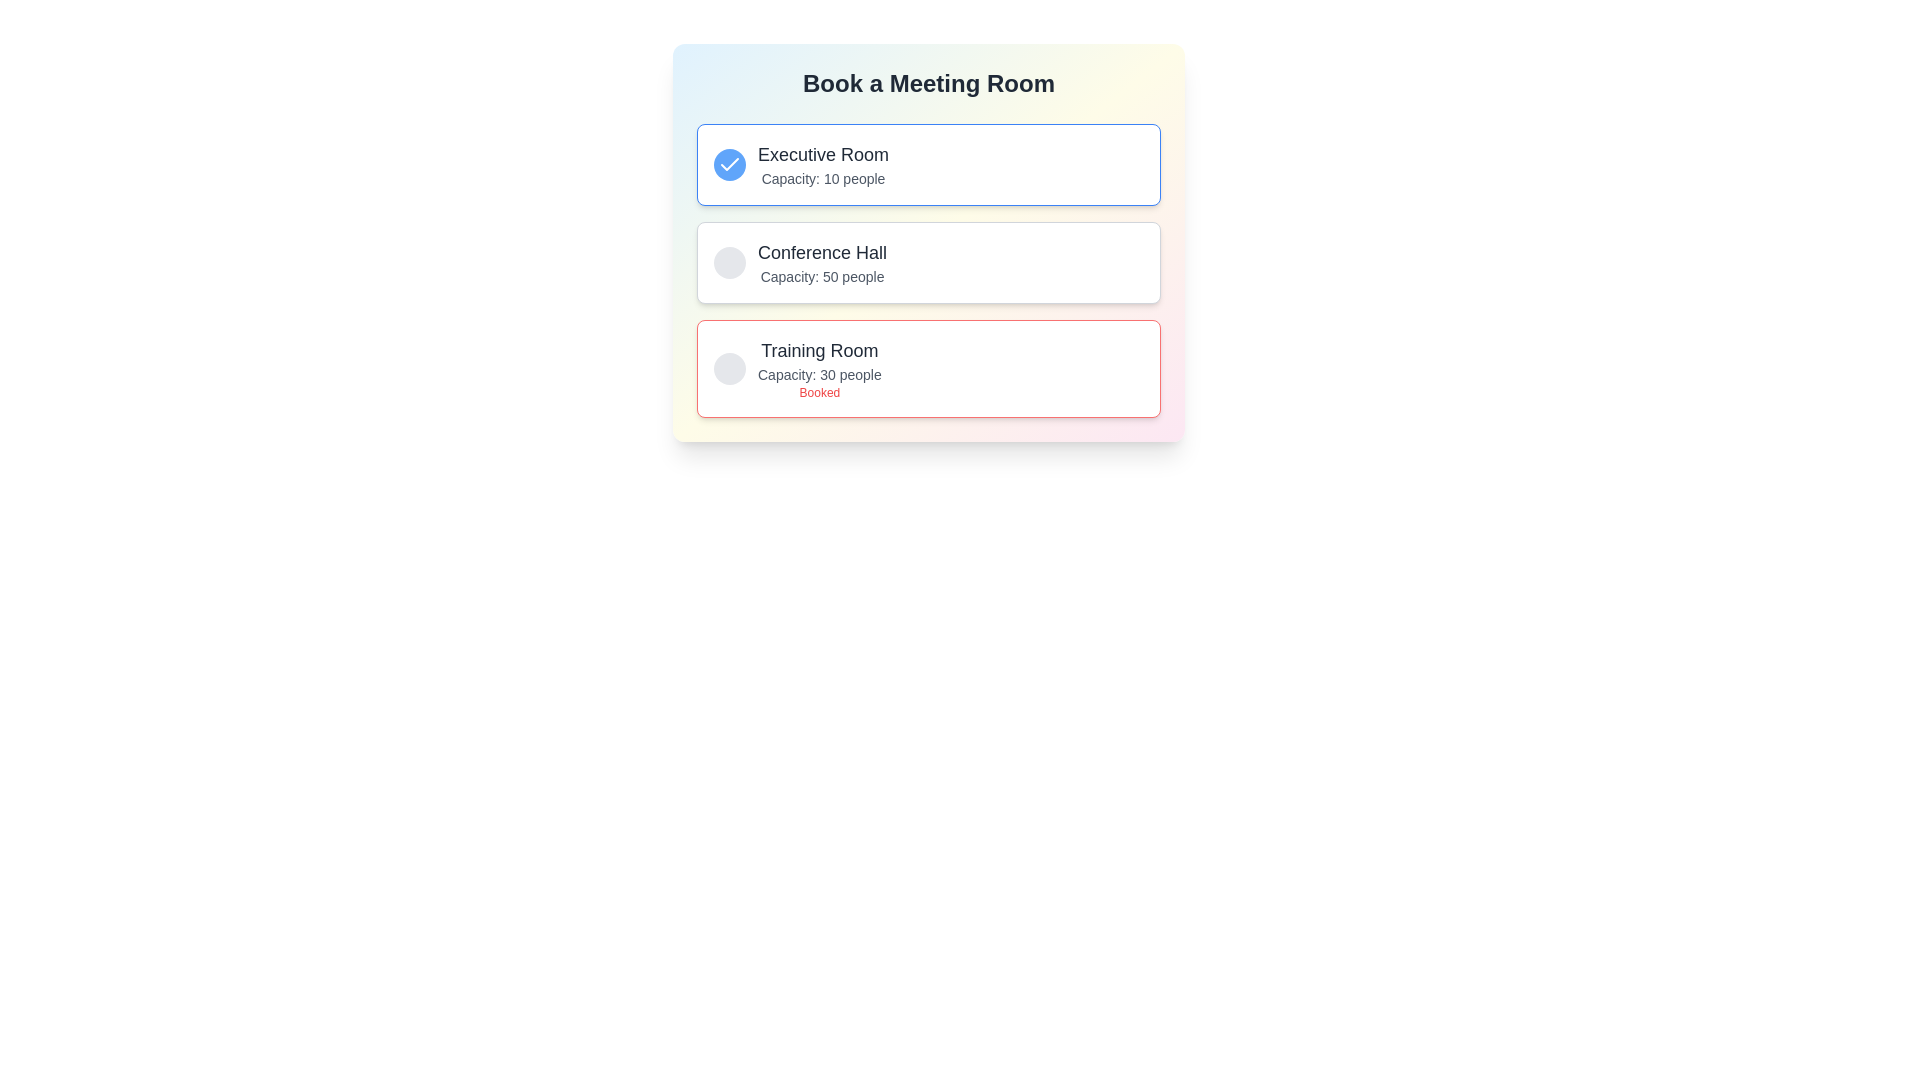 This screenshot has width=1920, height=1080. What do you see at coordinates (928, 242) in the screenshot?
I see `the selectable list item for the 'Conference Hall' room option` at bounding box center [928, 242].